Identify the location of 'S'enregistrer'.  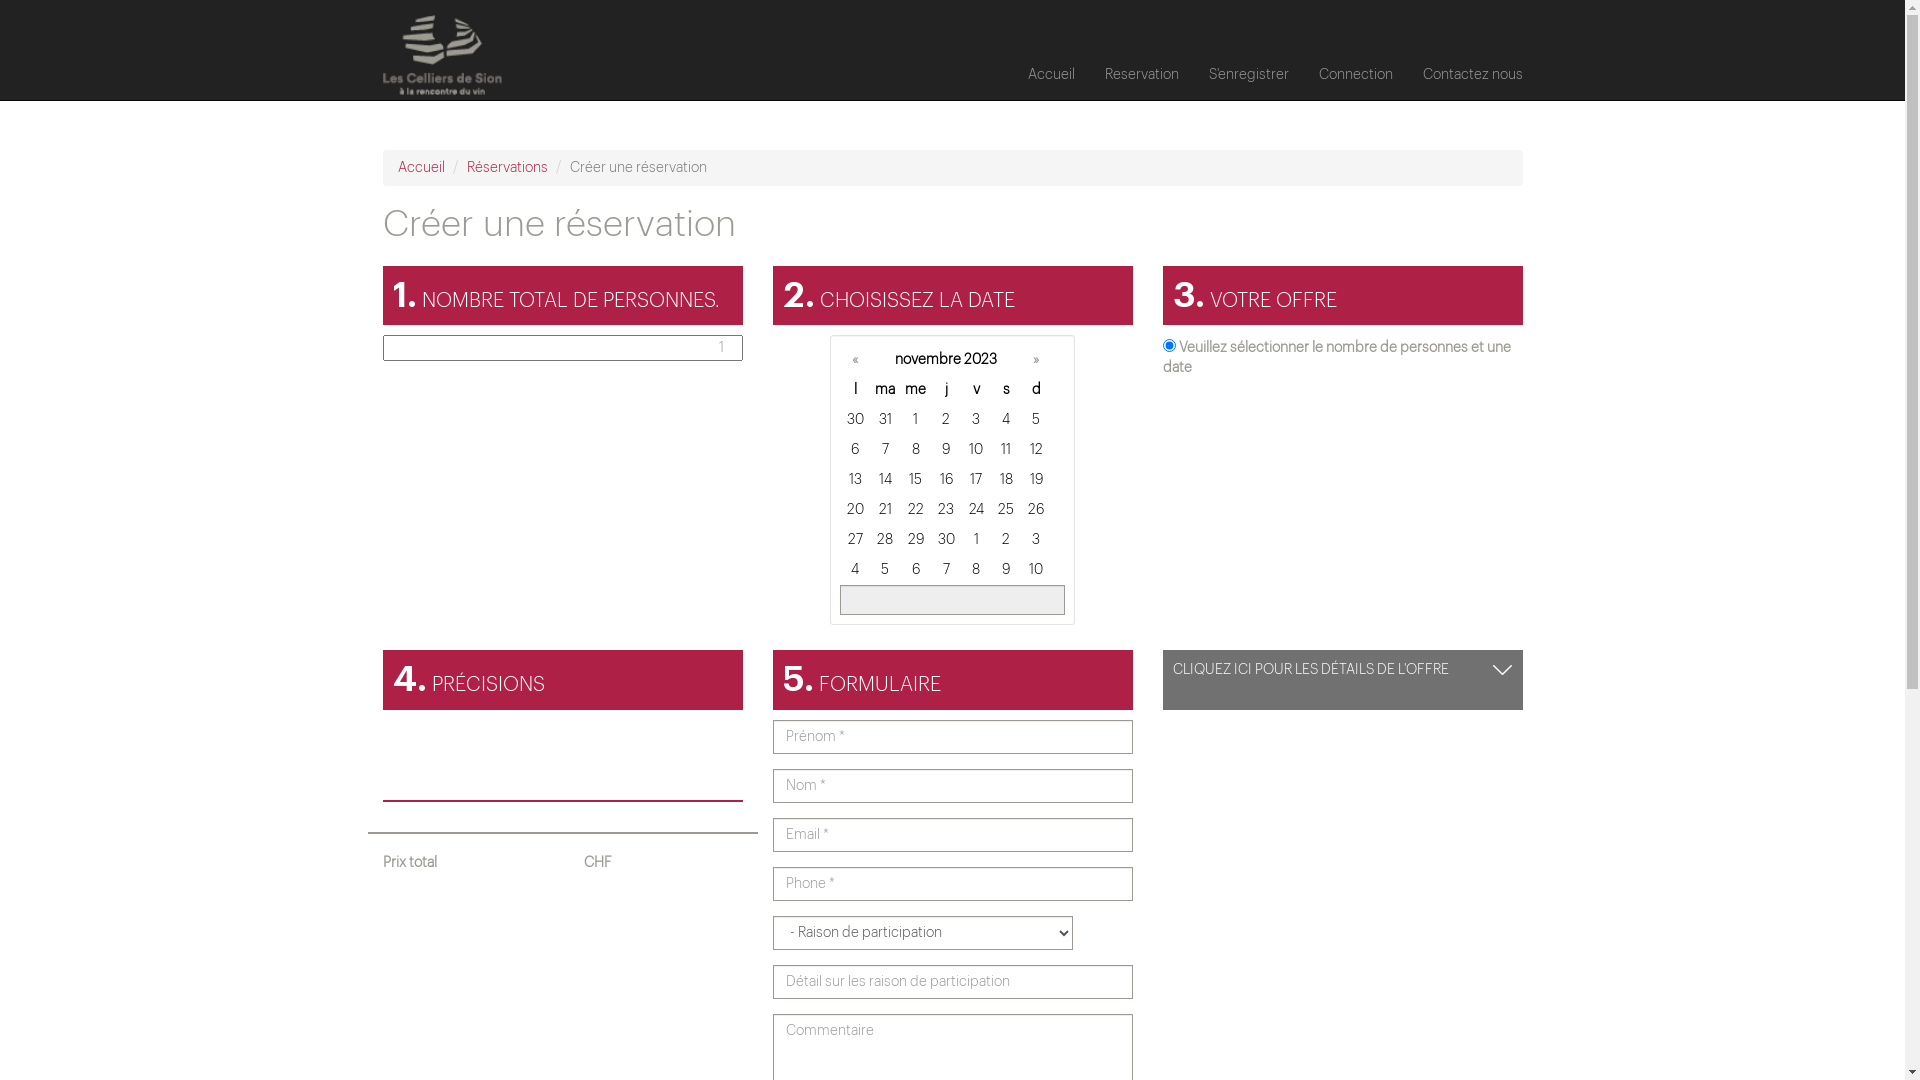
(1247, 73).